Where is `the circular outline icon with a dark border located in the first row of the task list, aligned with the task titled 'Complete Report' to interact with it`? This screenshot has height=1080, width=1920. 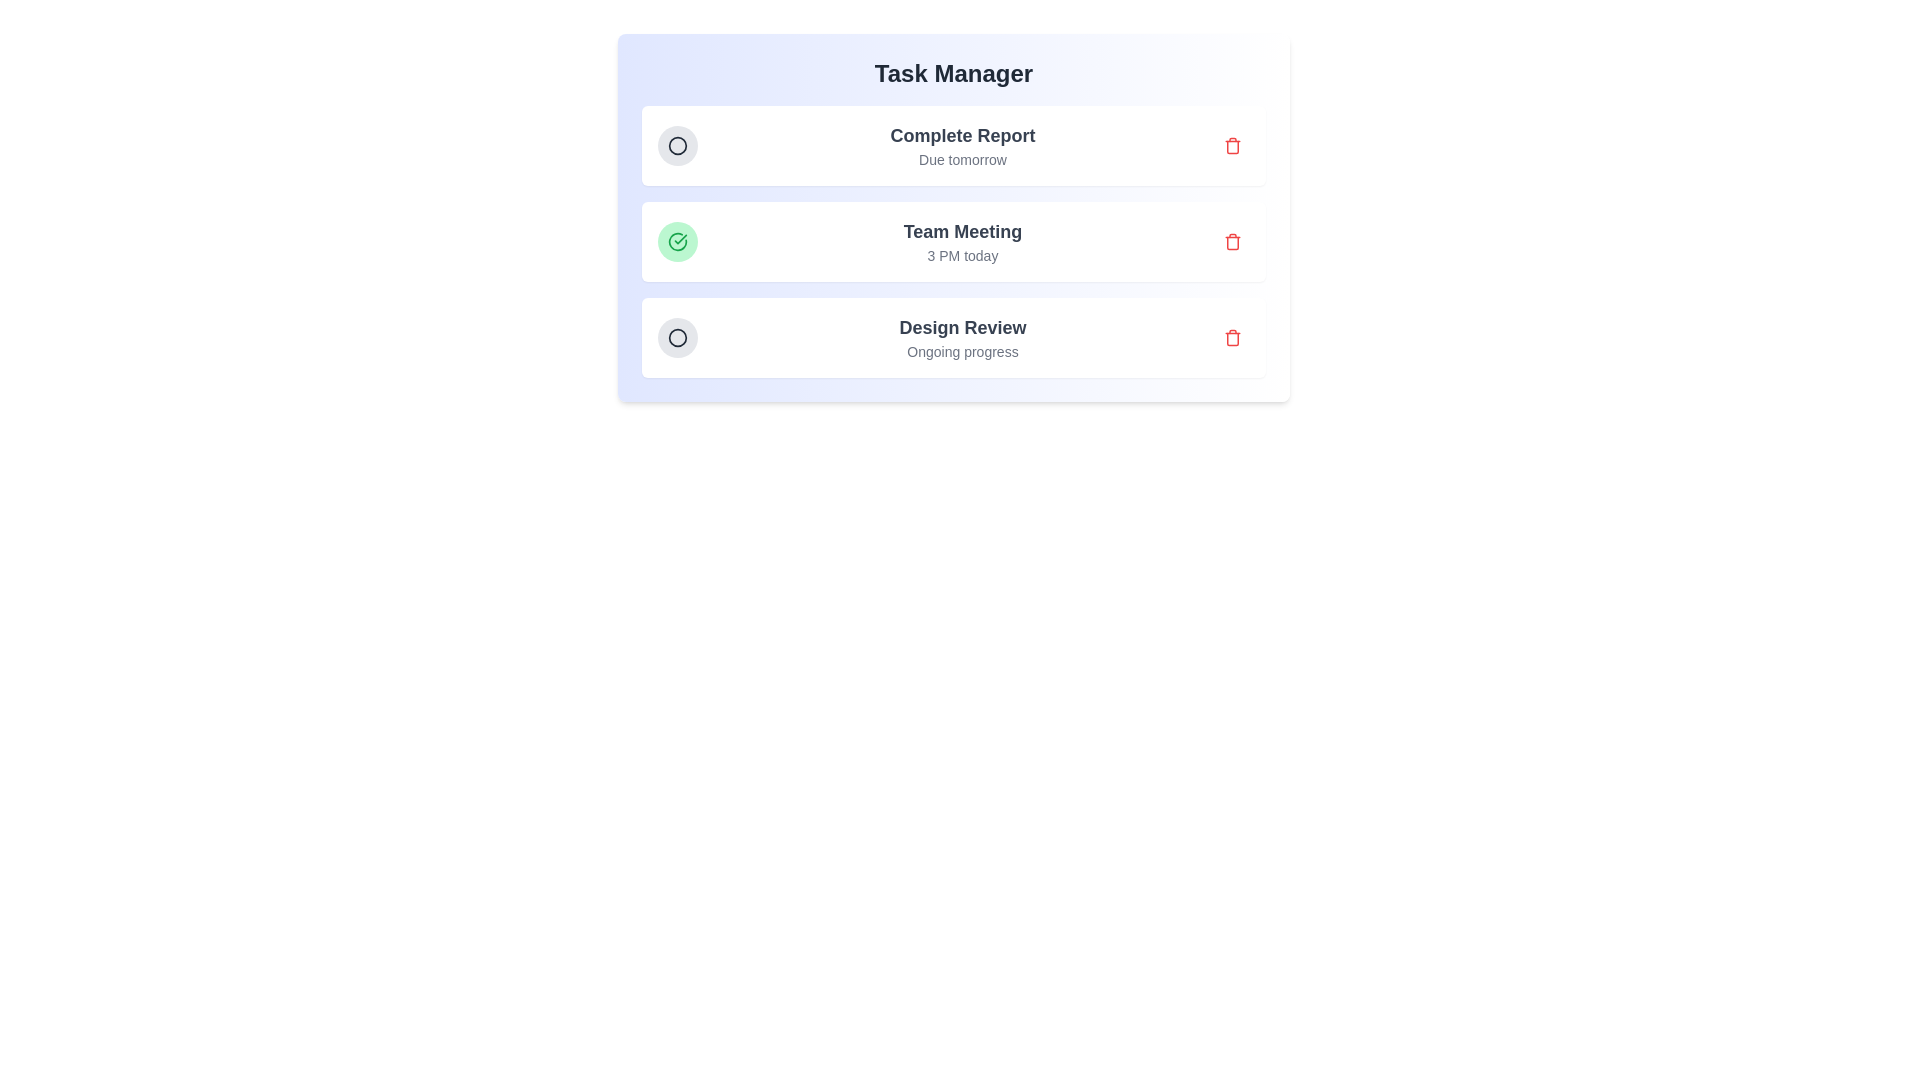 the circular outline icon with a dark border located in the first row of the task list, aligned with the task titled 'Complete Report' to interact with it is located at coordinates (677, 145).